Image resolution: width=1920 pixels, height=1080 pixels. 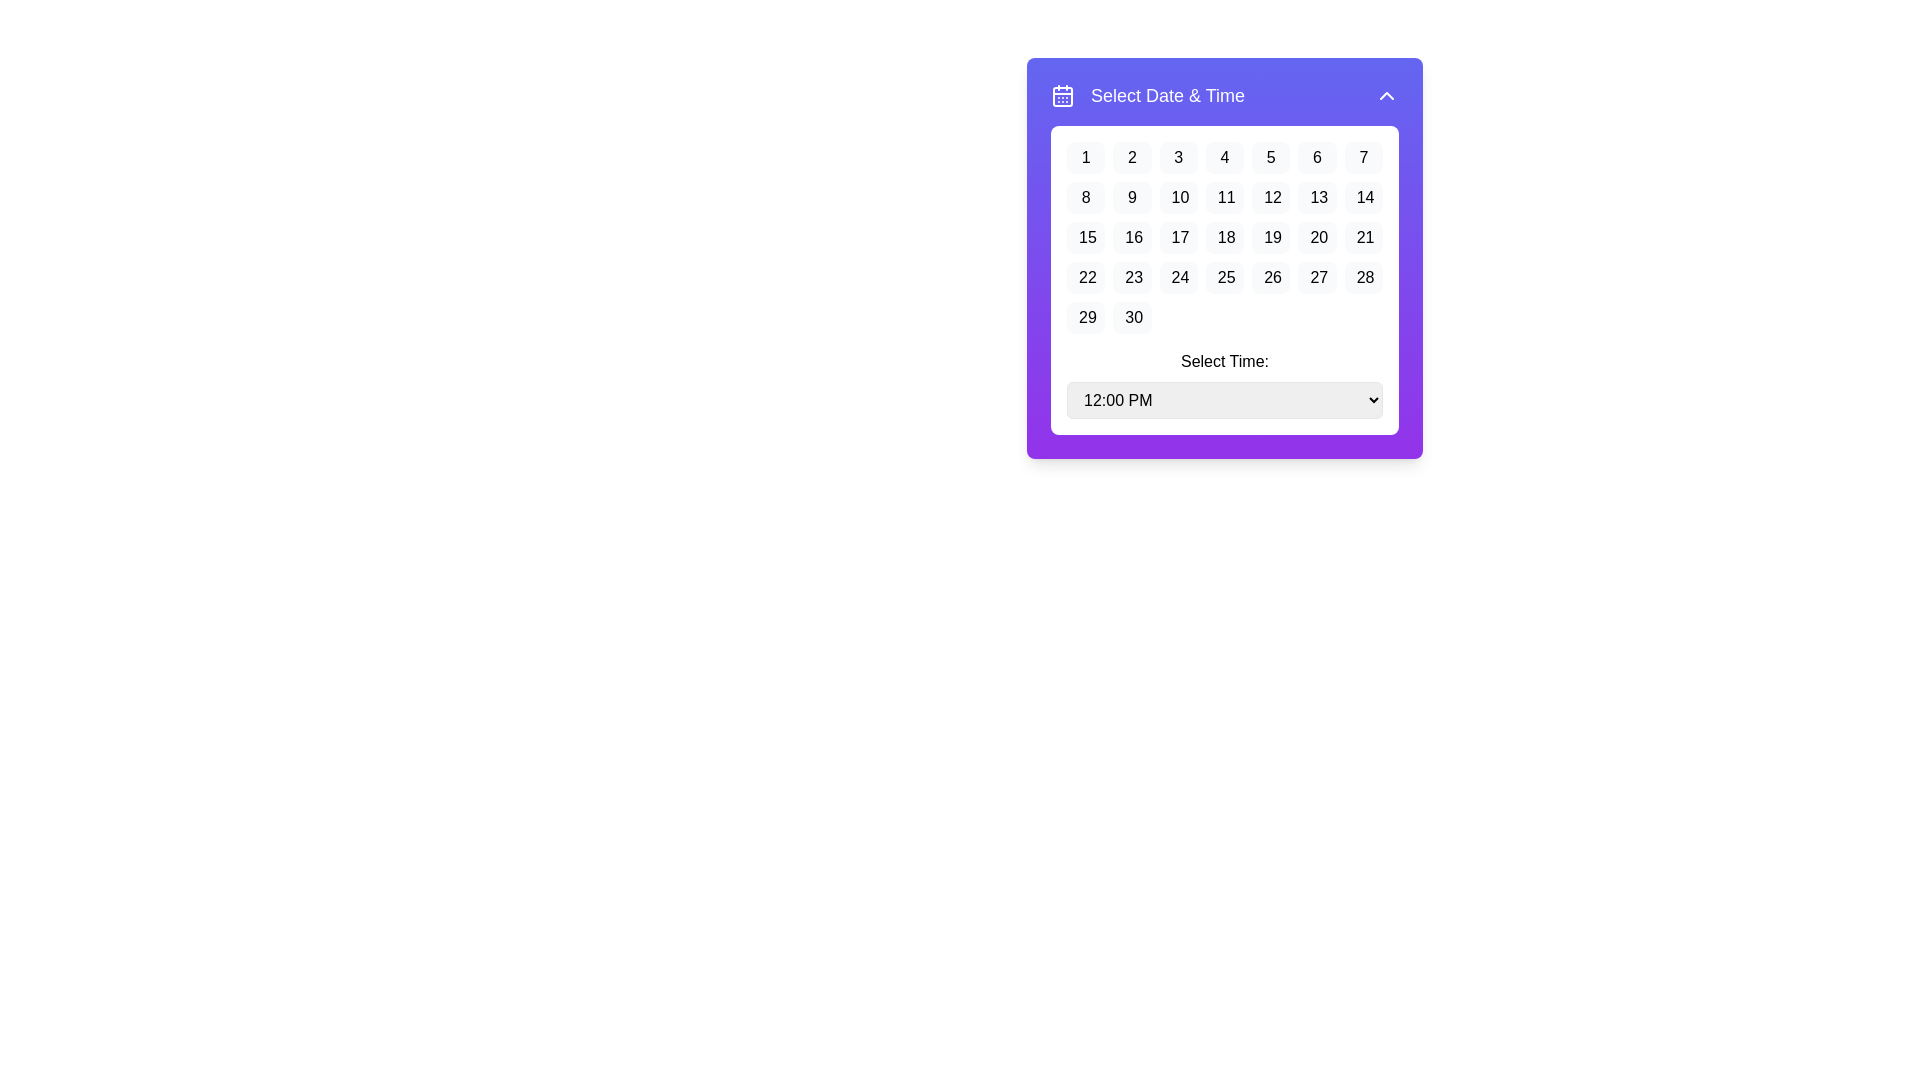 I want to click on a day in the interactive calendar grid, so click(x=1223, y=237).